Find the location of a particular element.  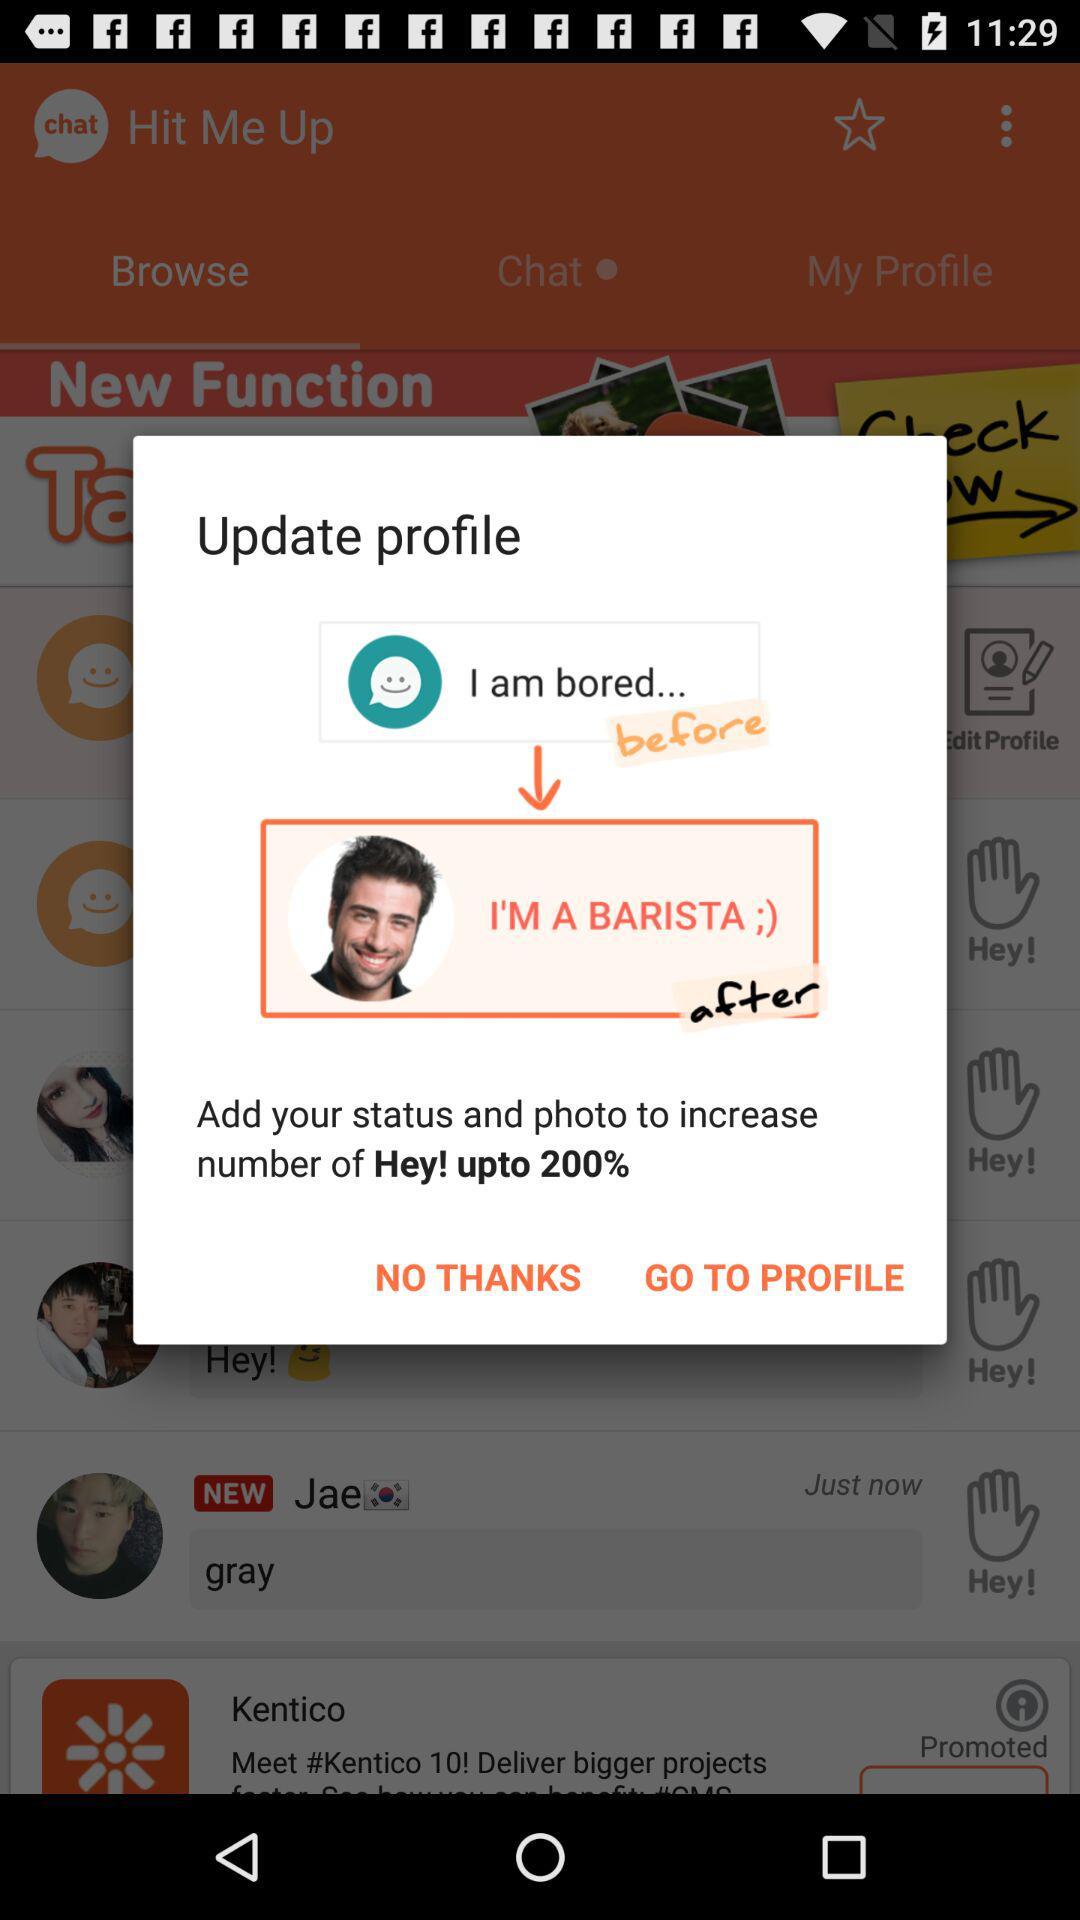

item to the left of go to profile icon is located at coordinates (478, 1275).